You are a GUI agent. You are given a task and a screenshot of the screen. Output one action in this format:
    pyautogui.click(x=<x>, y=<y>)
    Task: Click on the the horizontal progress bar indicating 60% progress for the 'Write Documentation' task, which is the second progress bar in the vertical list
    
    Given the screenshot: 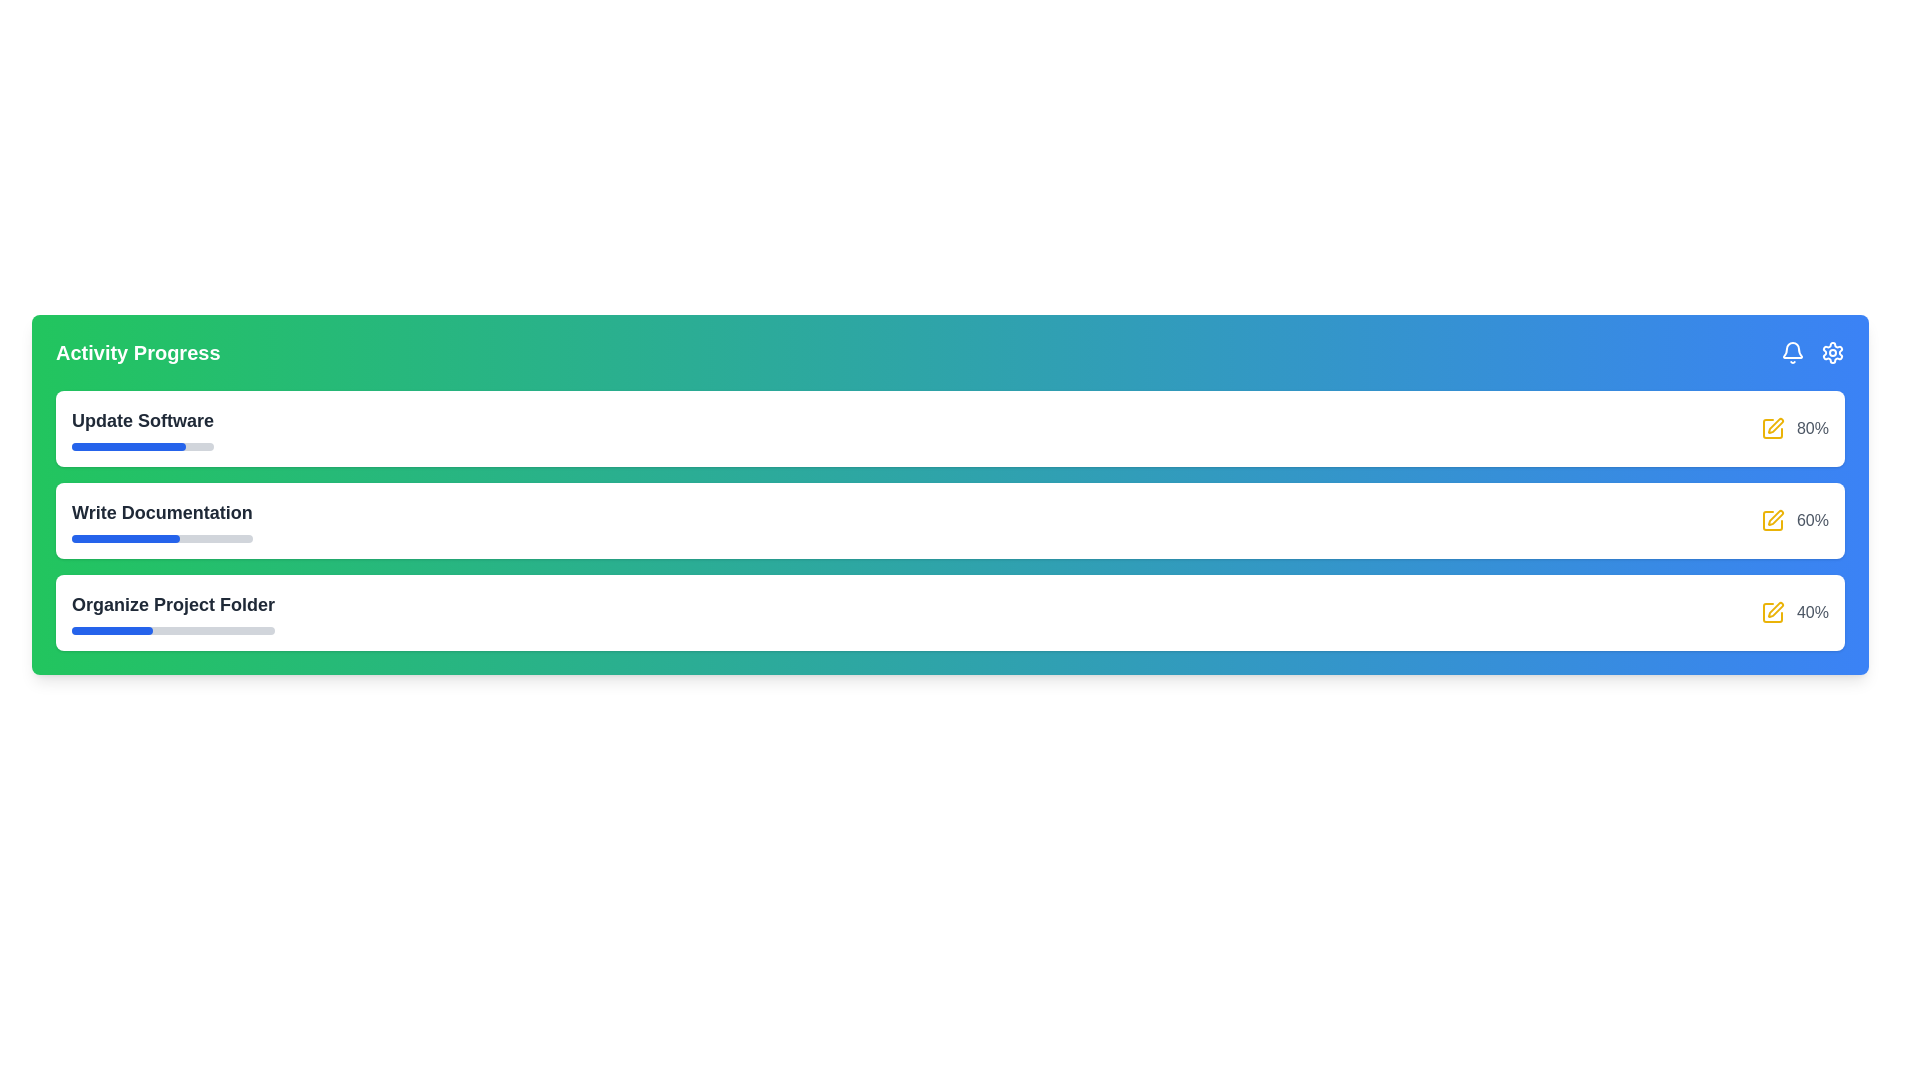 What is the action you would take?
    pyautogui.click(x=162, y=538)
    